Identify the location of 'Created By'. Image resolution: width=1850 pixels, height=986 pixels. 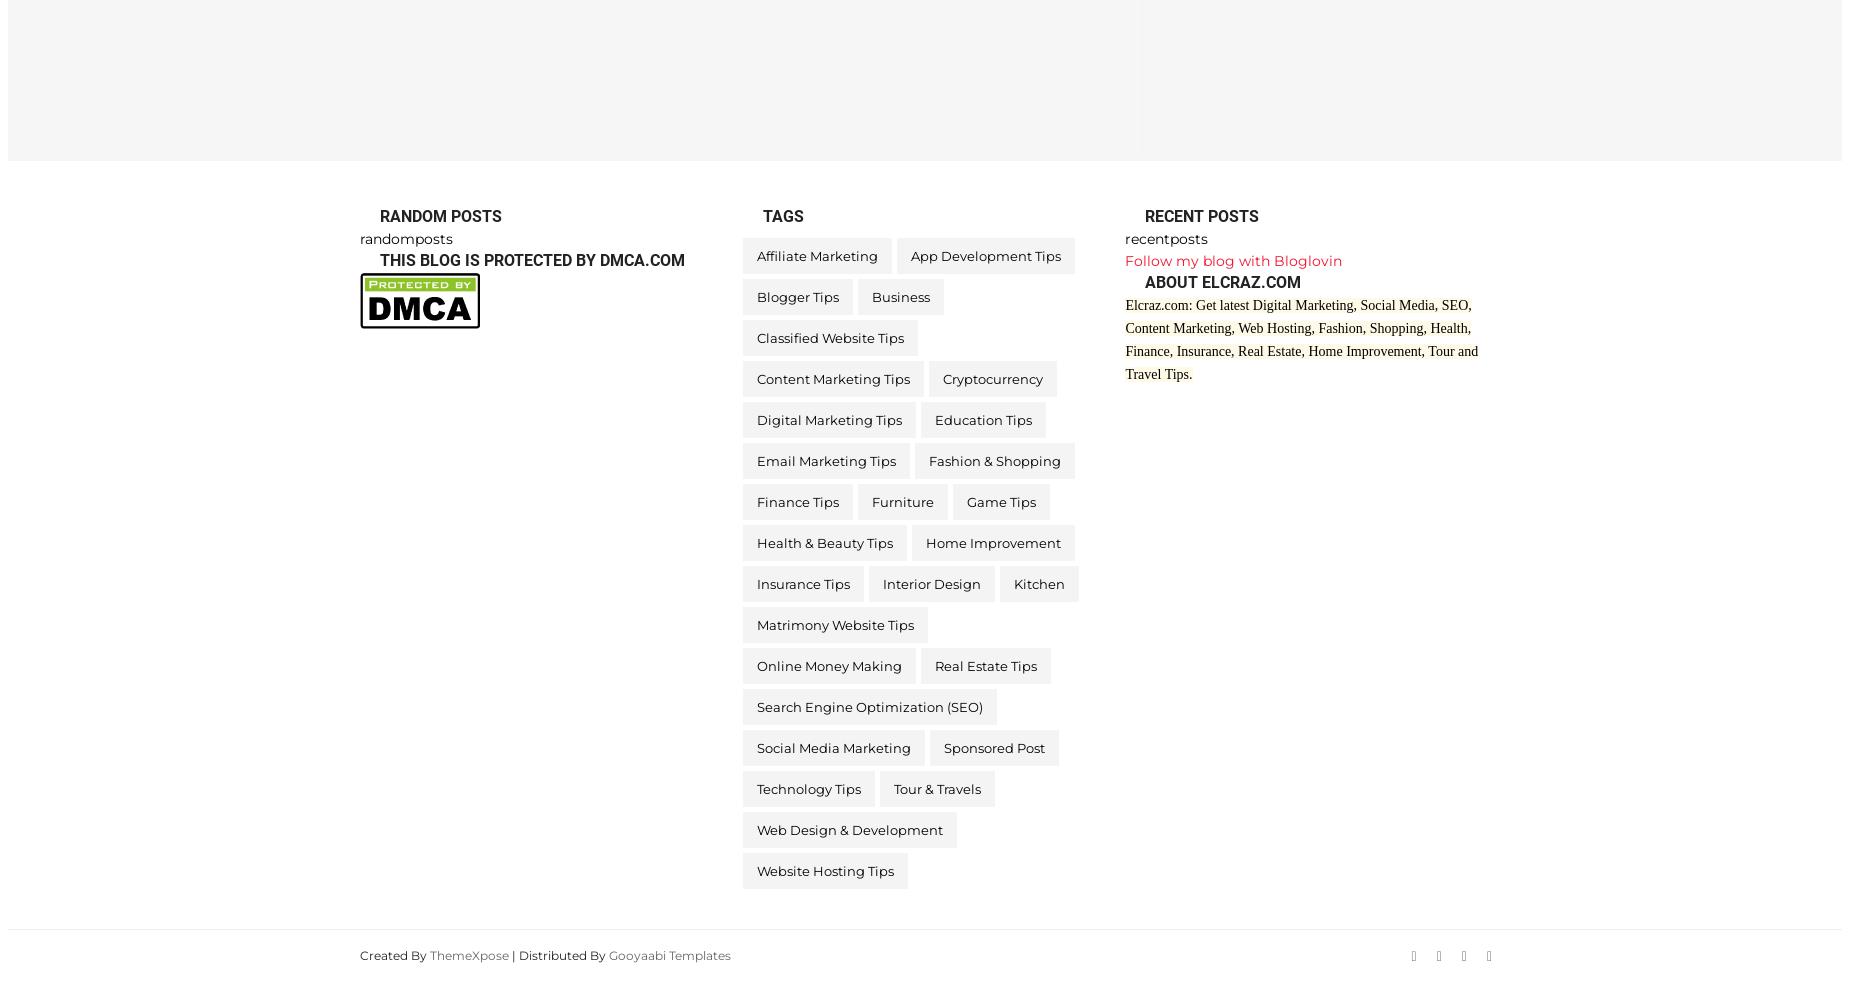
(393, 955).